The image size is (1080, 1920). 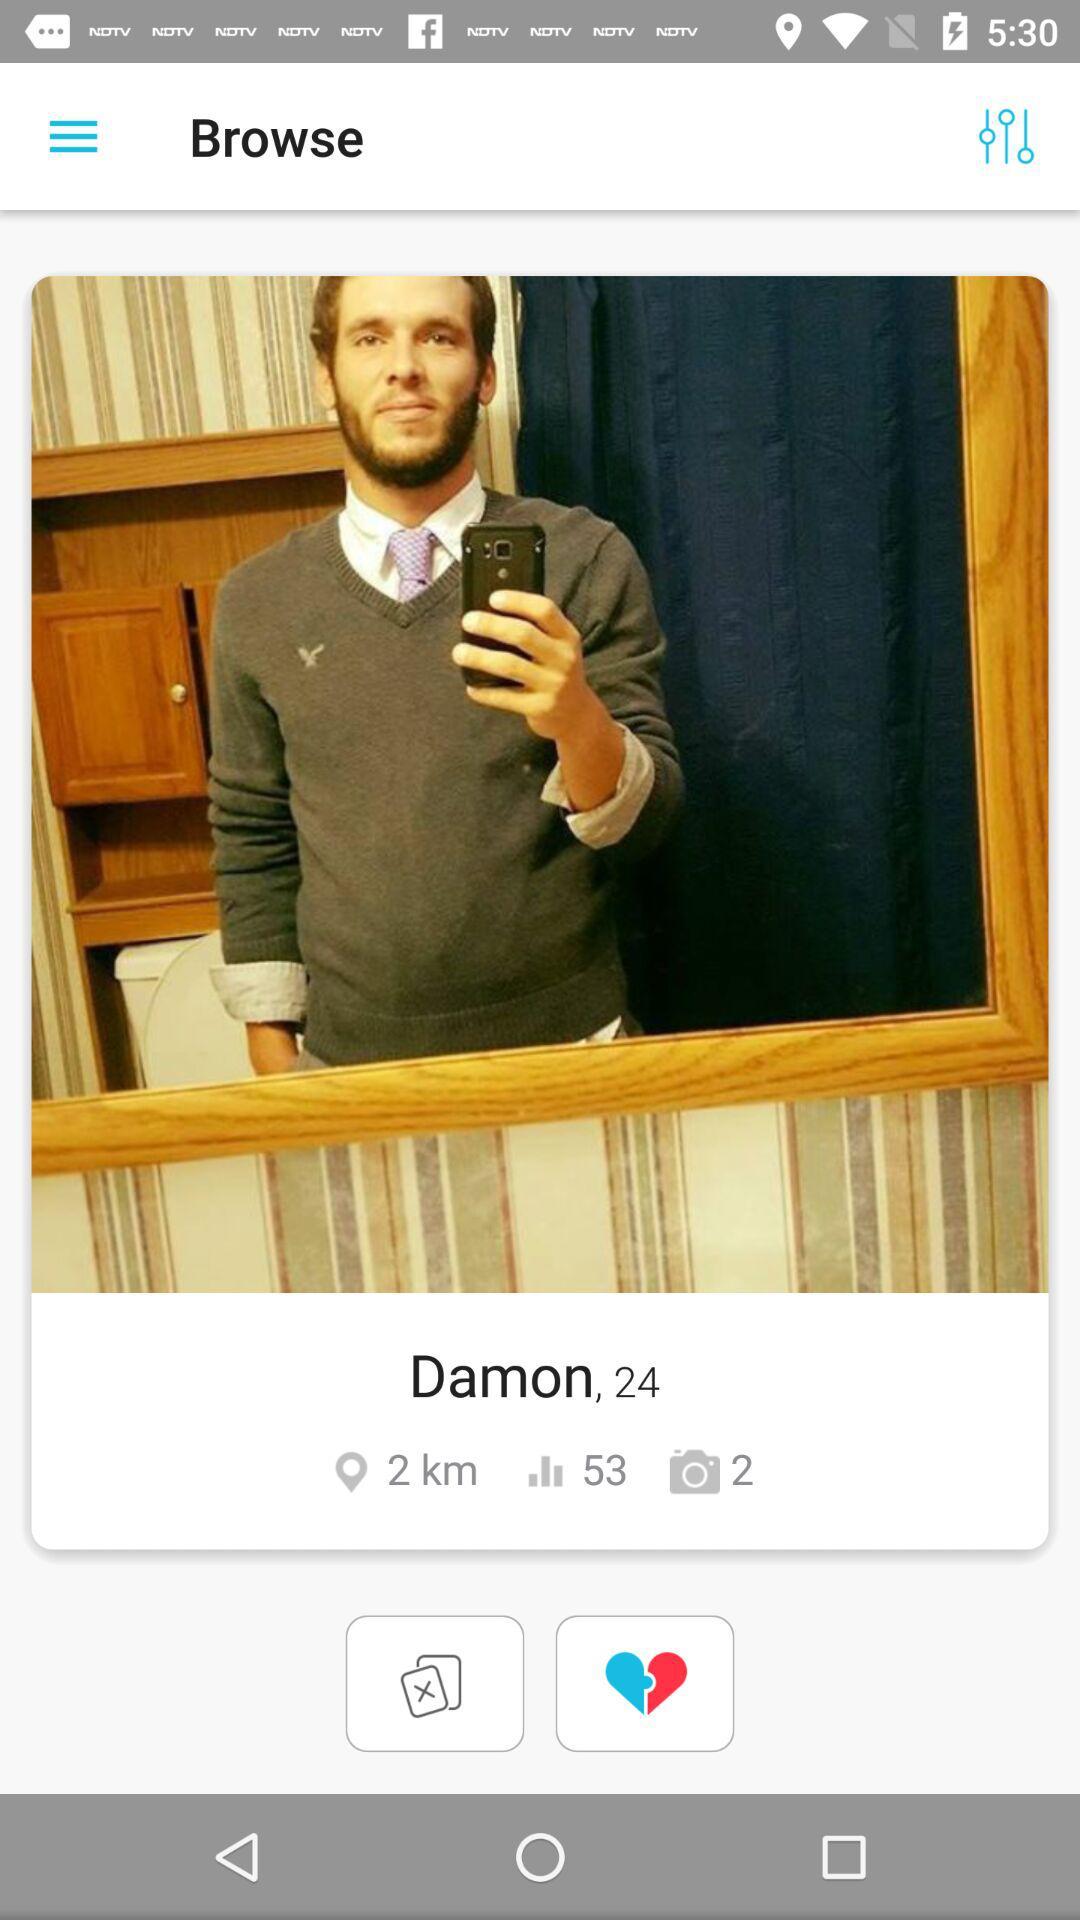 I want to click on the favorite icon, so click(x=644, y=1682).